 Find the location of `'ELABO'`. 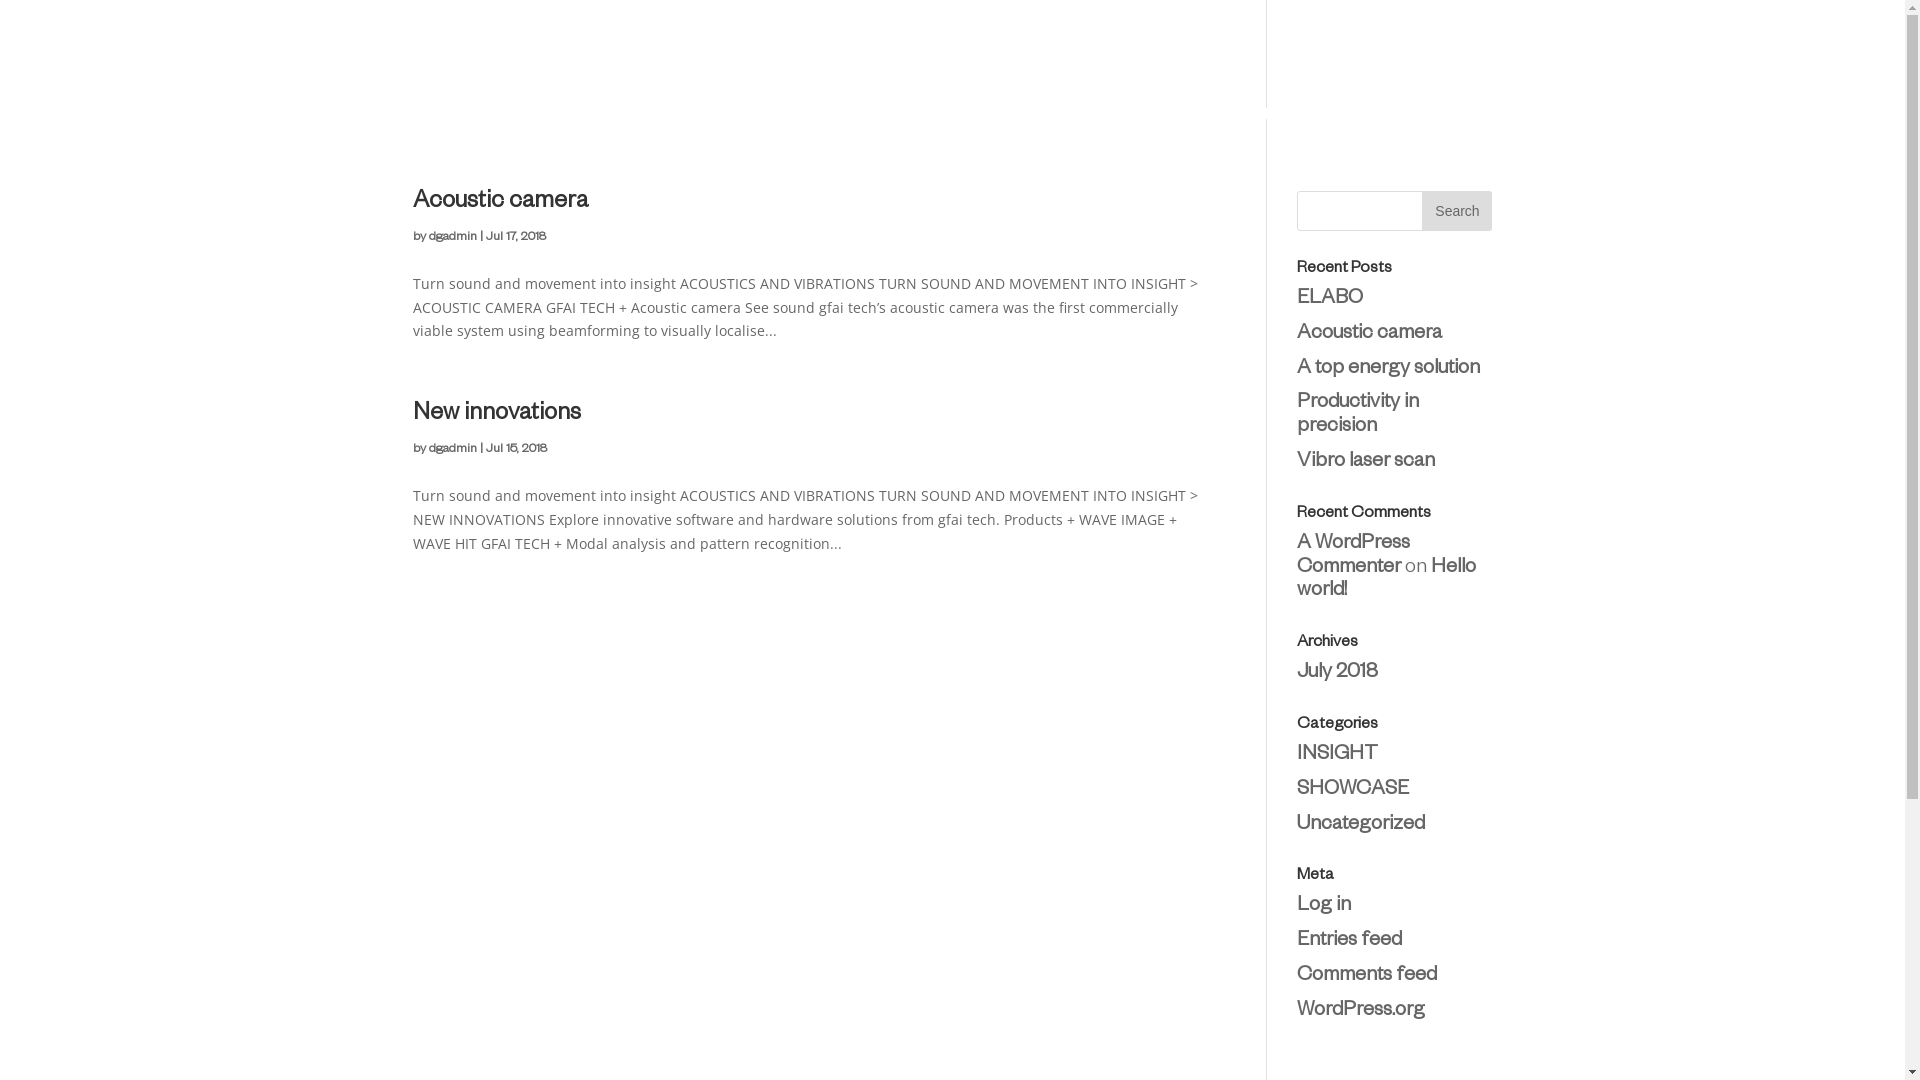

'ELABO' is located at coordinates (1329, 300).